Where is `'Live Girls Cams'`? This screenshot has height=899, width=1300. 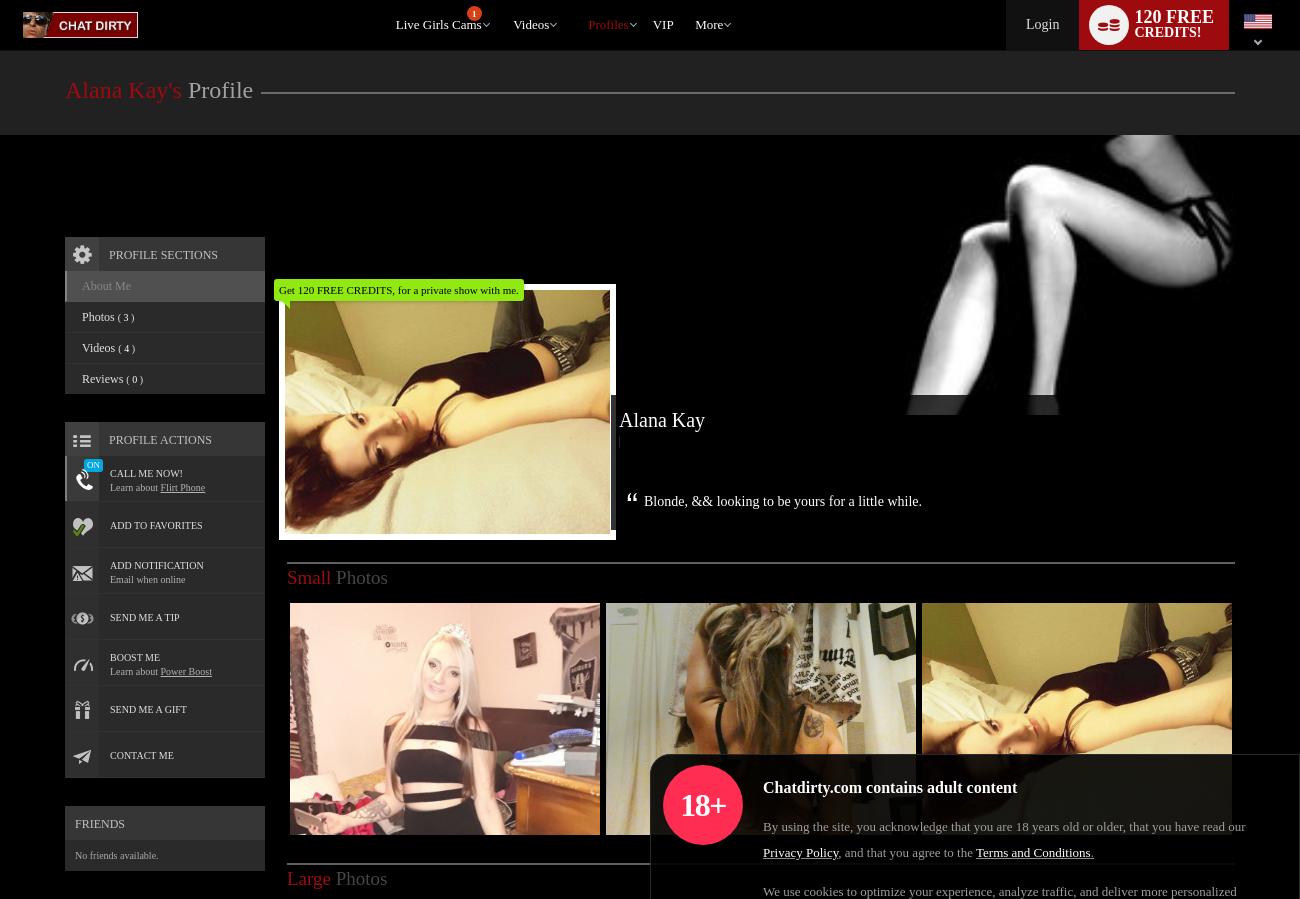 'Live Girls Cams' is located at coordinates (436, 23).